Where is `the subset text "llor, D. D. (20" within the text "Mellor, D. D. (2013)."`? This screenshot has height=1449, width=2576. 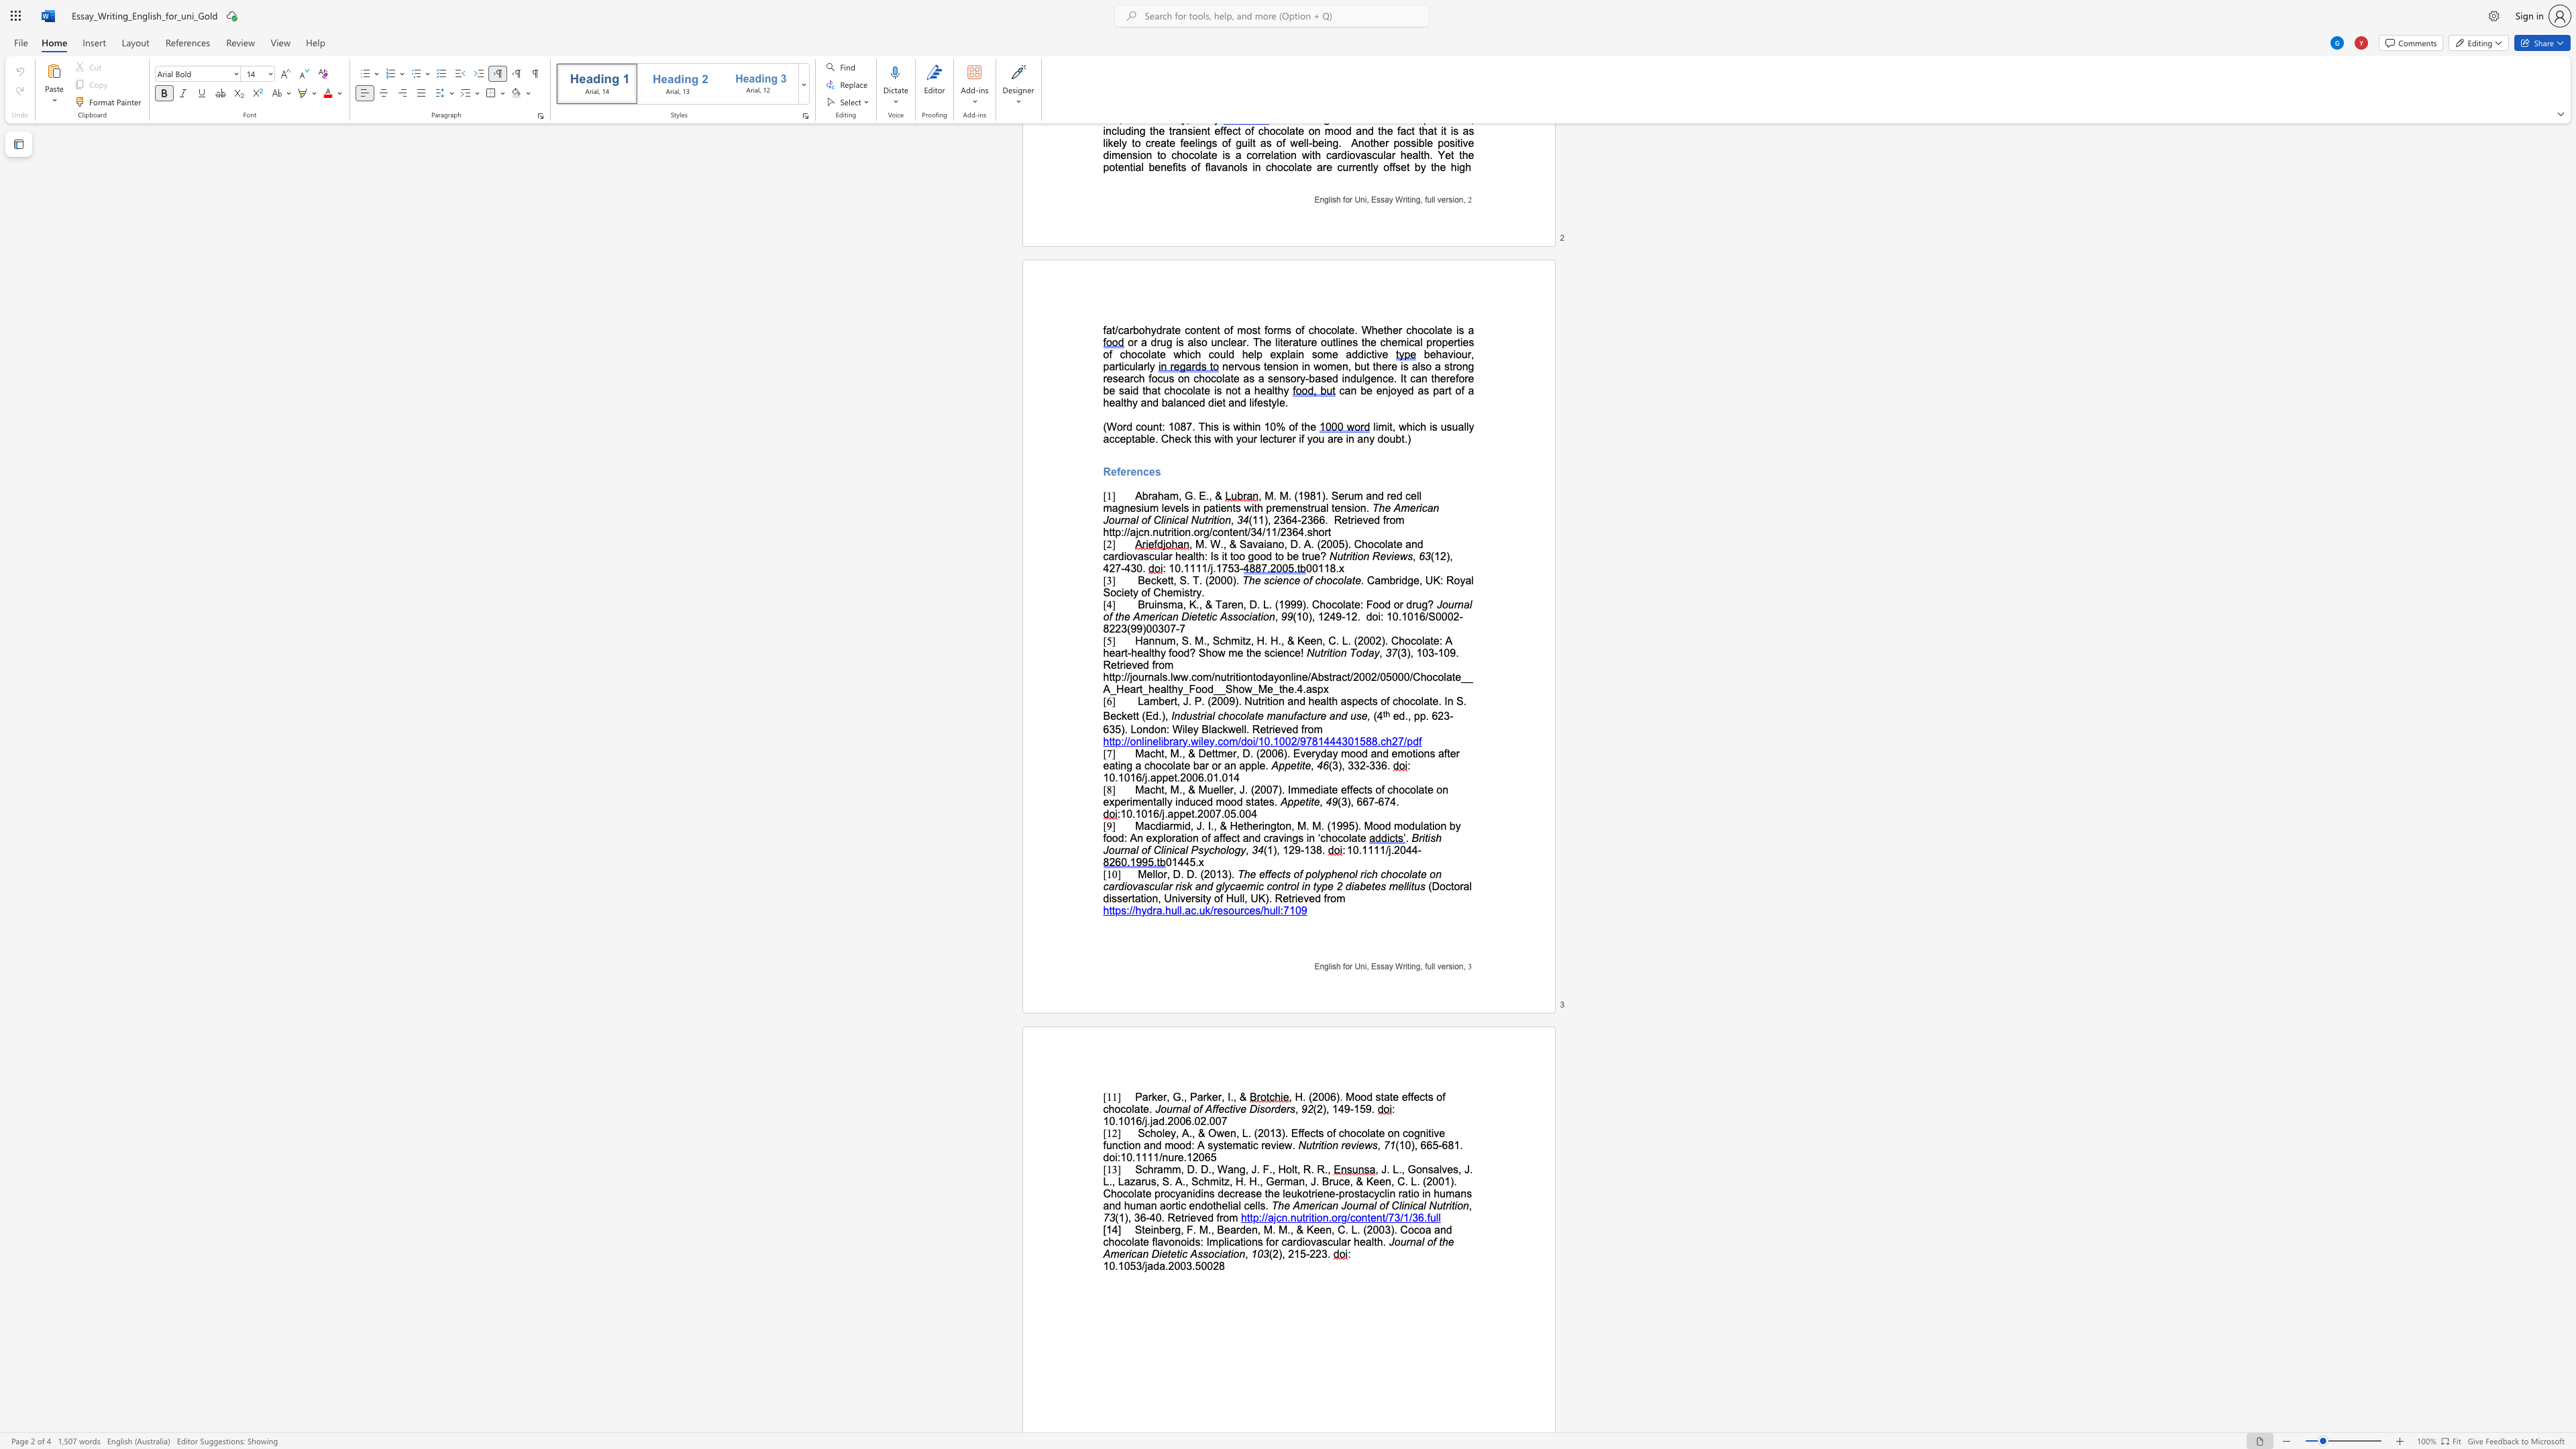 the subset text "llor, D. D. (20" within the text "Mellor, D. D. (2013)." is located at coordinates (1152, 873).